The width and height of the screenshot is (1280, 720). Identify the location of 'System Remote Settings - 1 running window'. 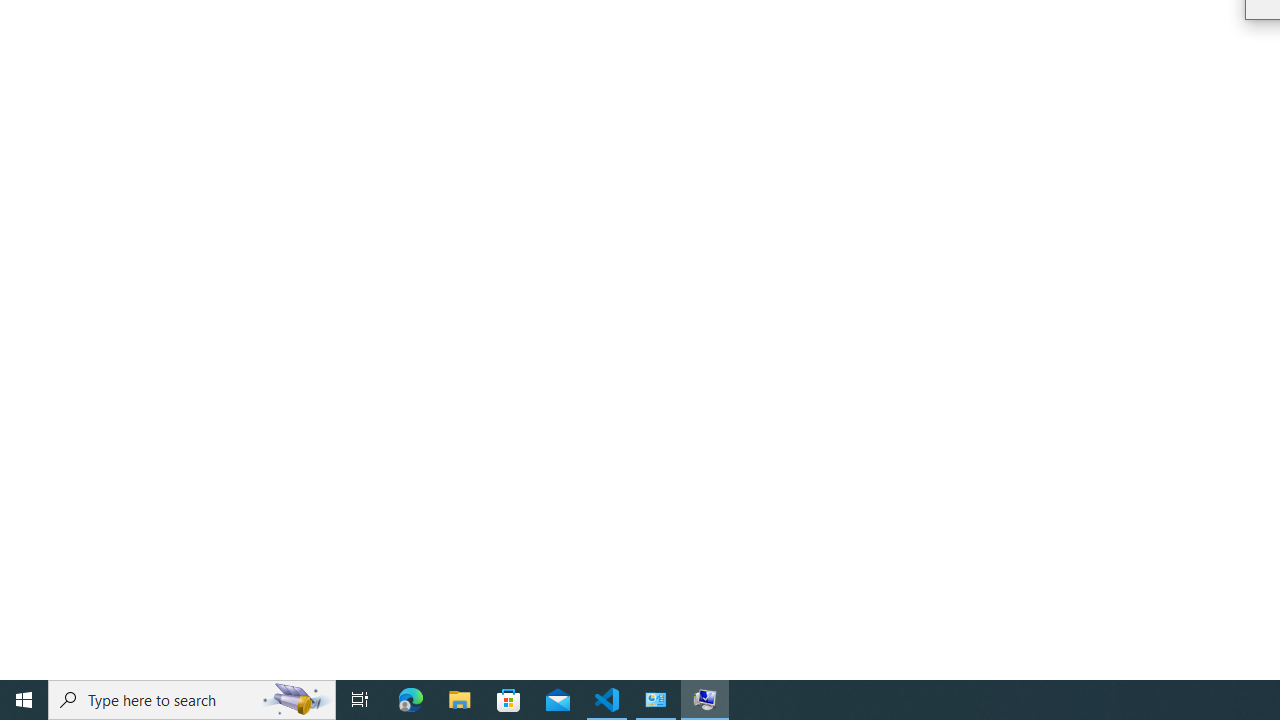
(705, 698).